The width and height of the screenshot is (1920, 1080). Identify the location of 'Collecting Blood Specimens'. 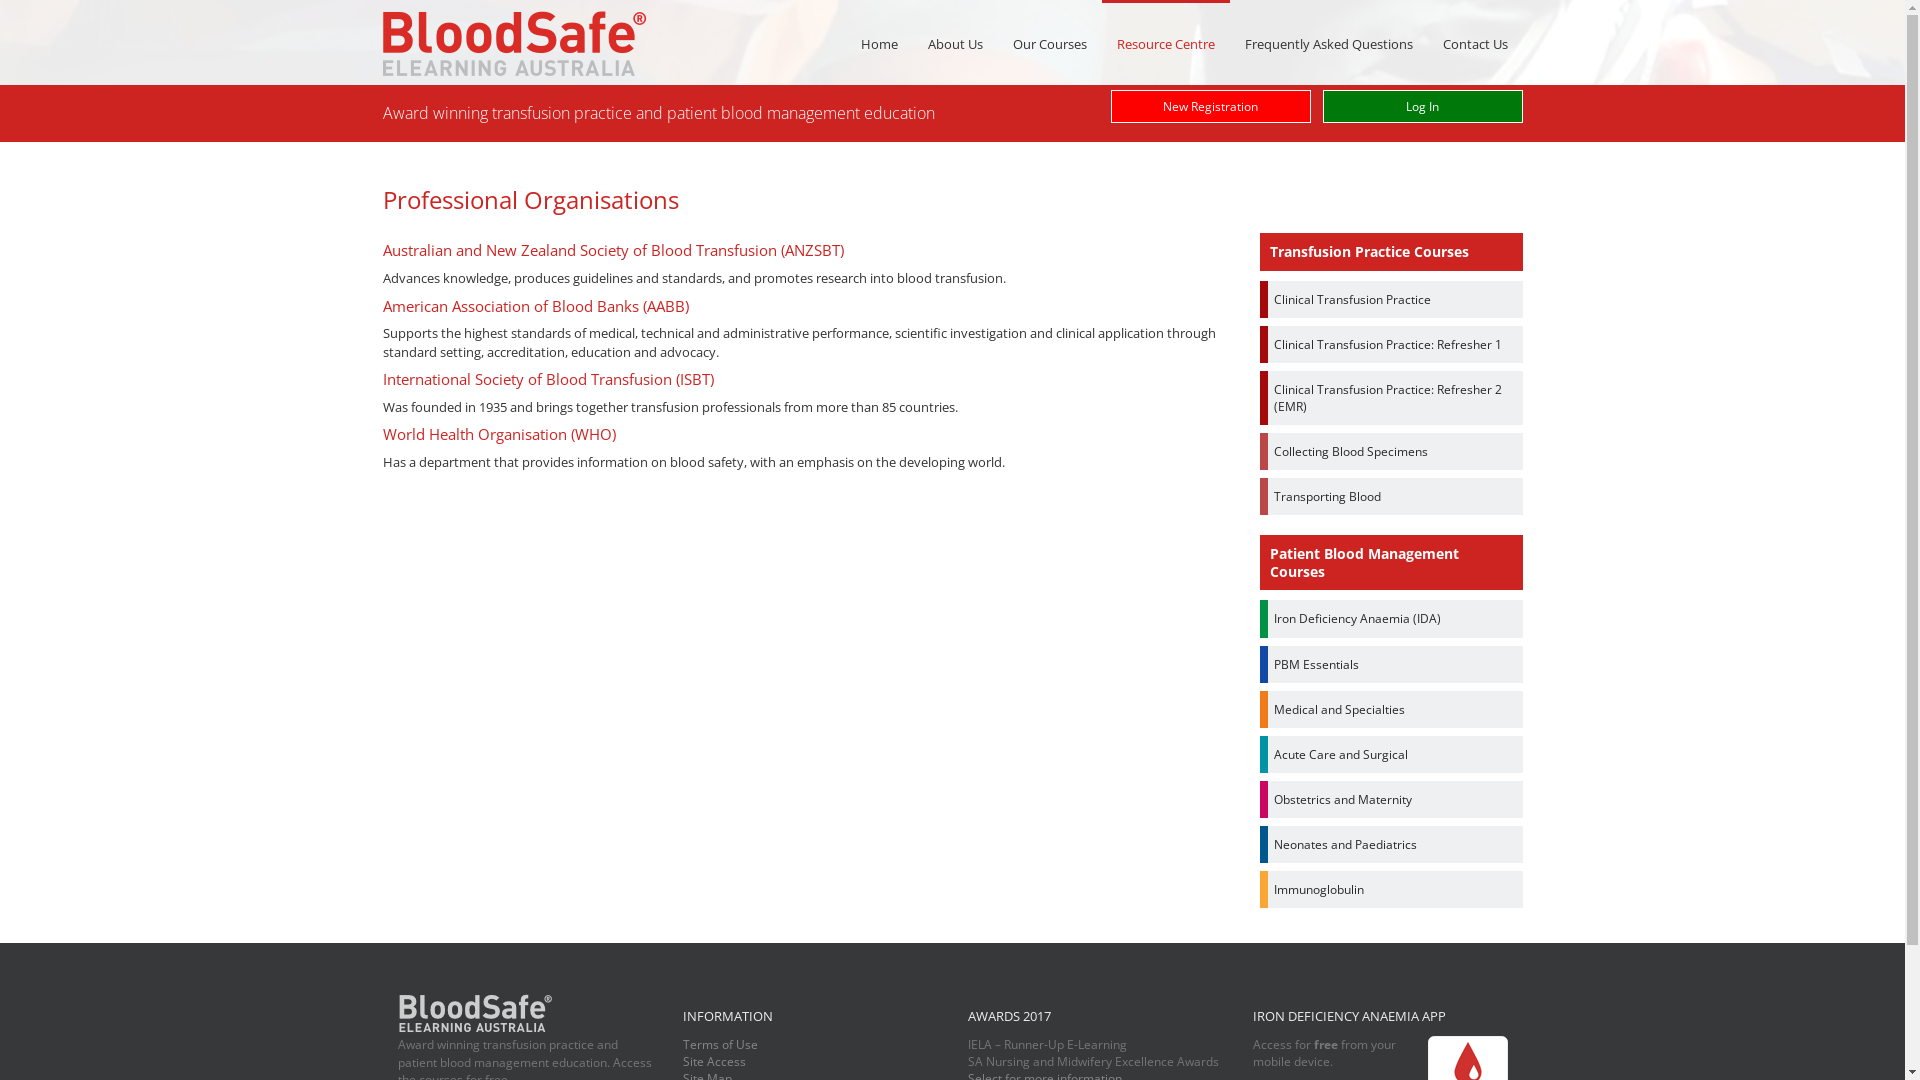
(1258, 451).